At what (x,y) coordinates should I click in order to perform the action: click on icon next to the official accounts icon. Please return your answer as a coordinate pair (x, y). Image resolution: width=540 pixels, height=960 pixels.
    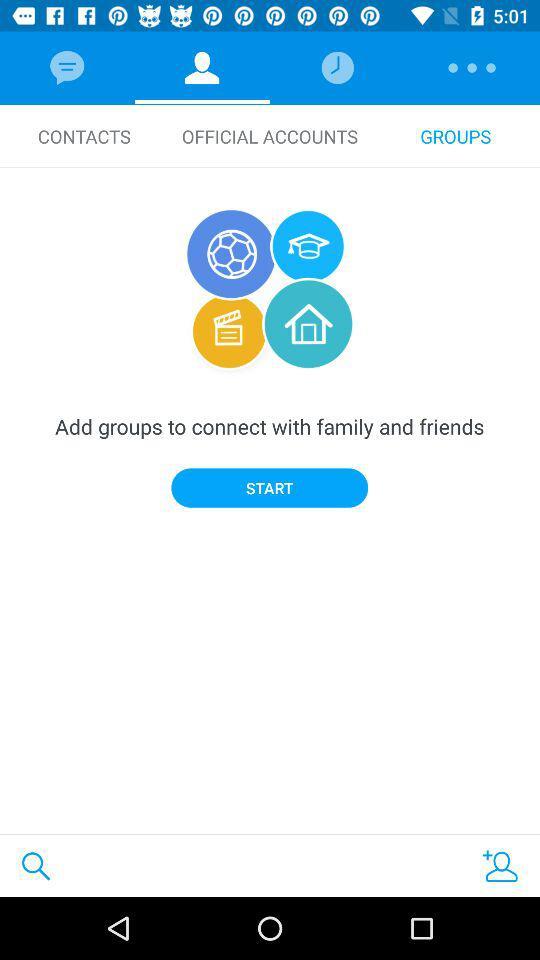
    Looking at the image, I should click on (83, 135).